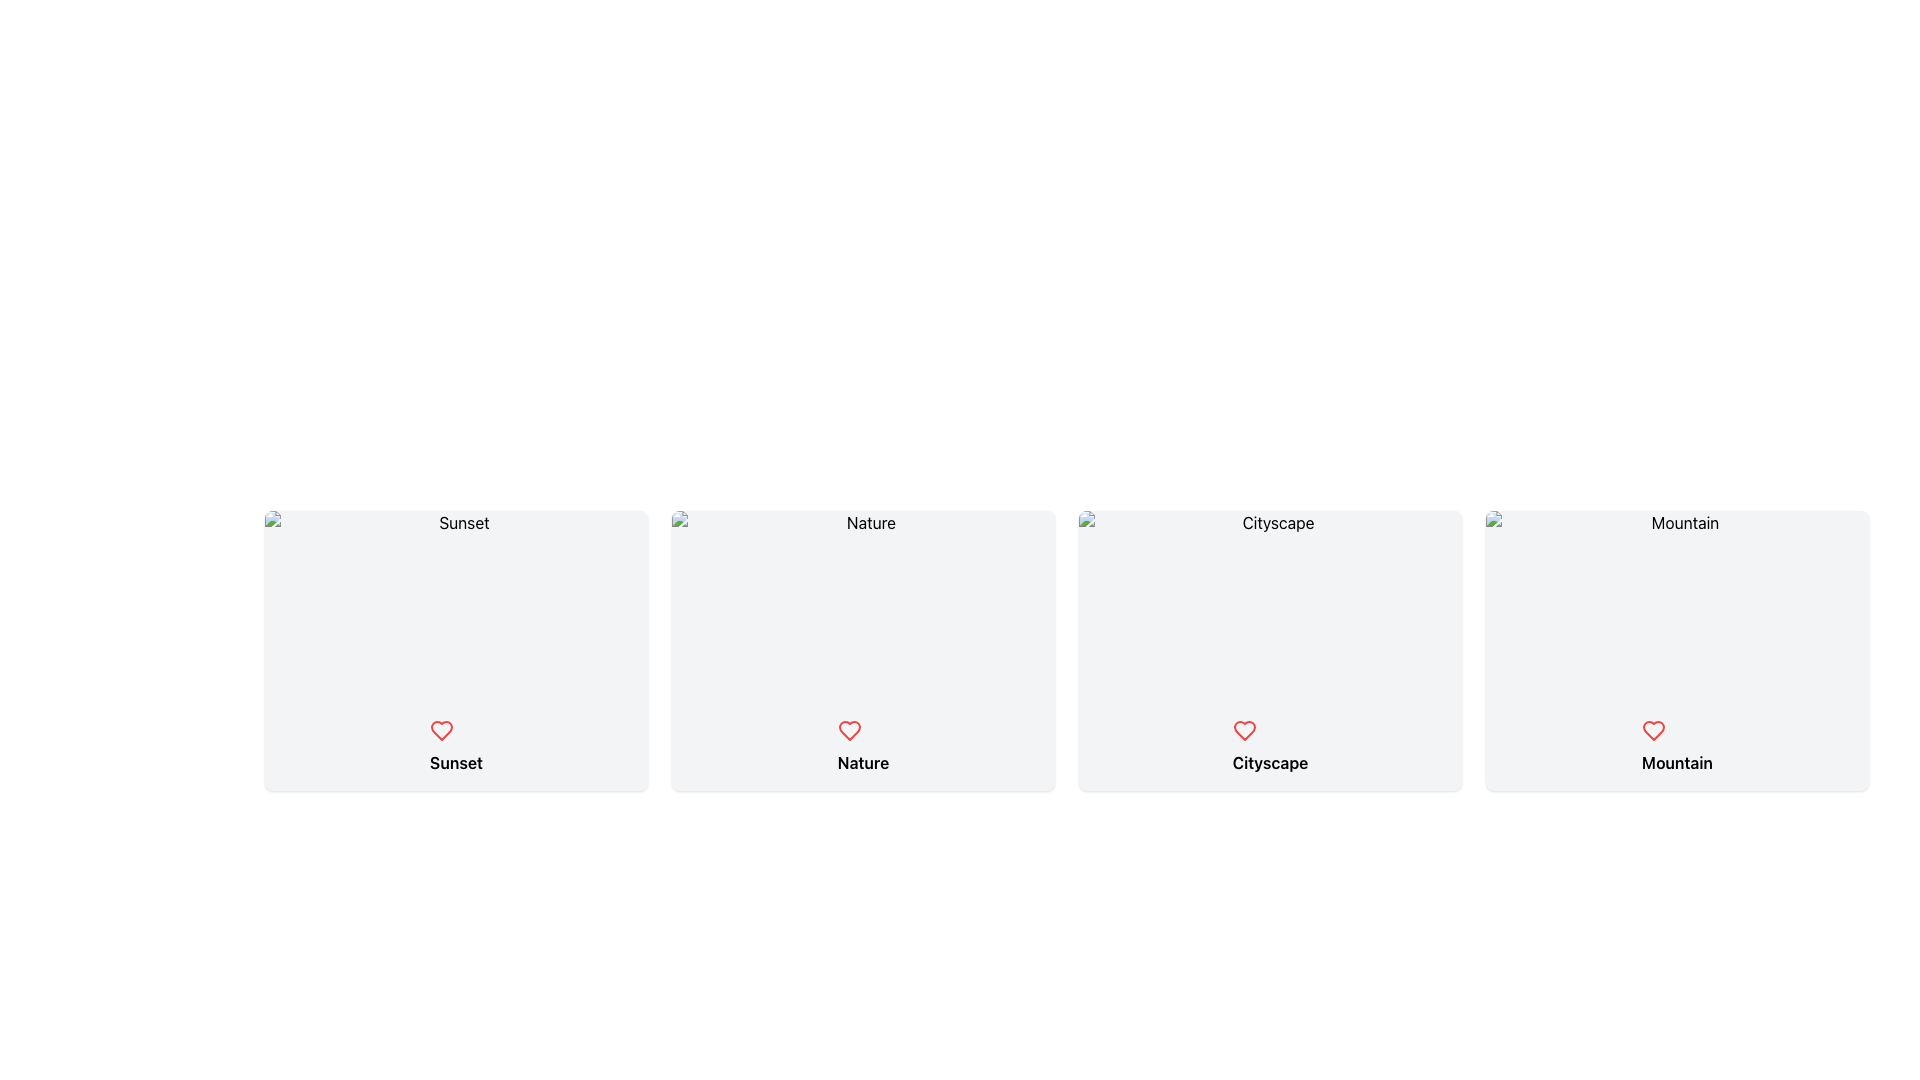 This screenshot has width=1920, height=1080. What do you see at coordinates (863, 763) in the screenshot?
I see `the text content of the label displaying 'Nature', which is bold and located below a red heart icon` at bounding box center [863, 763].